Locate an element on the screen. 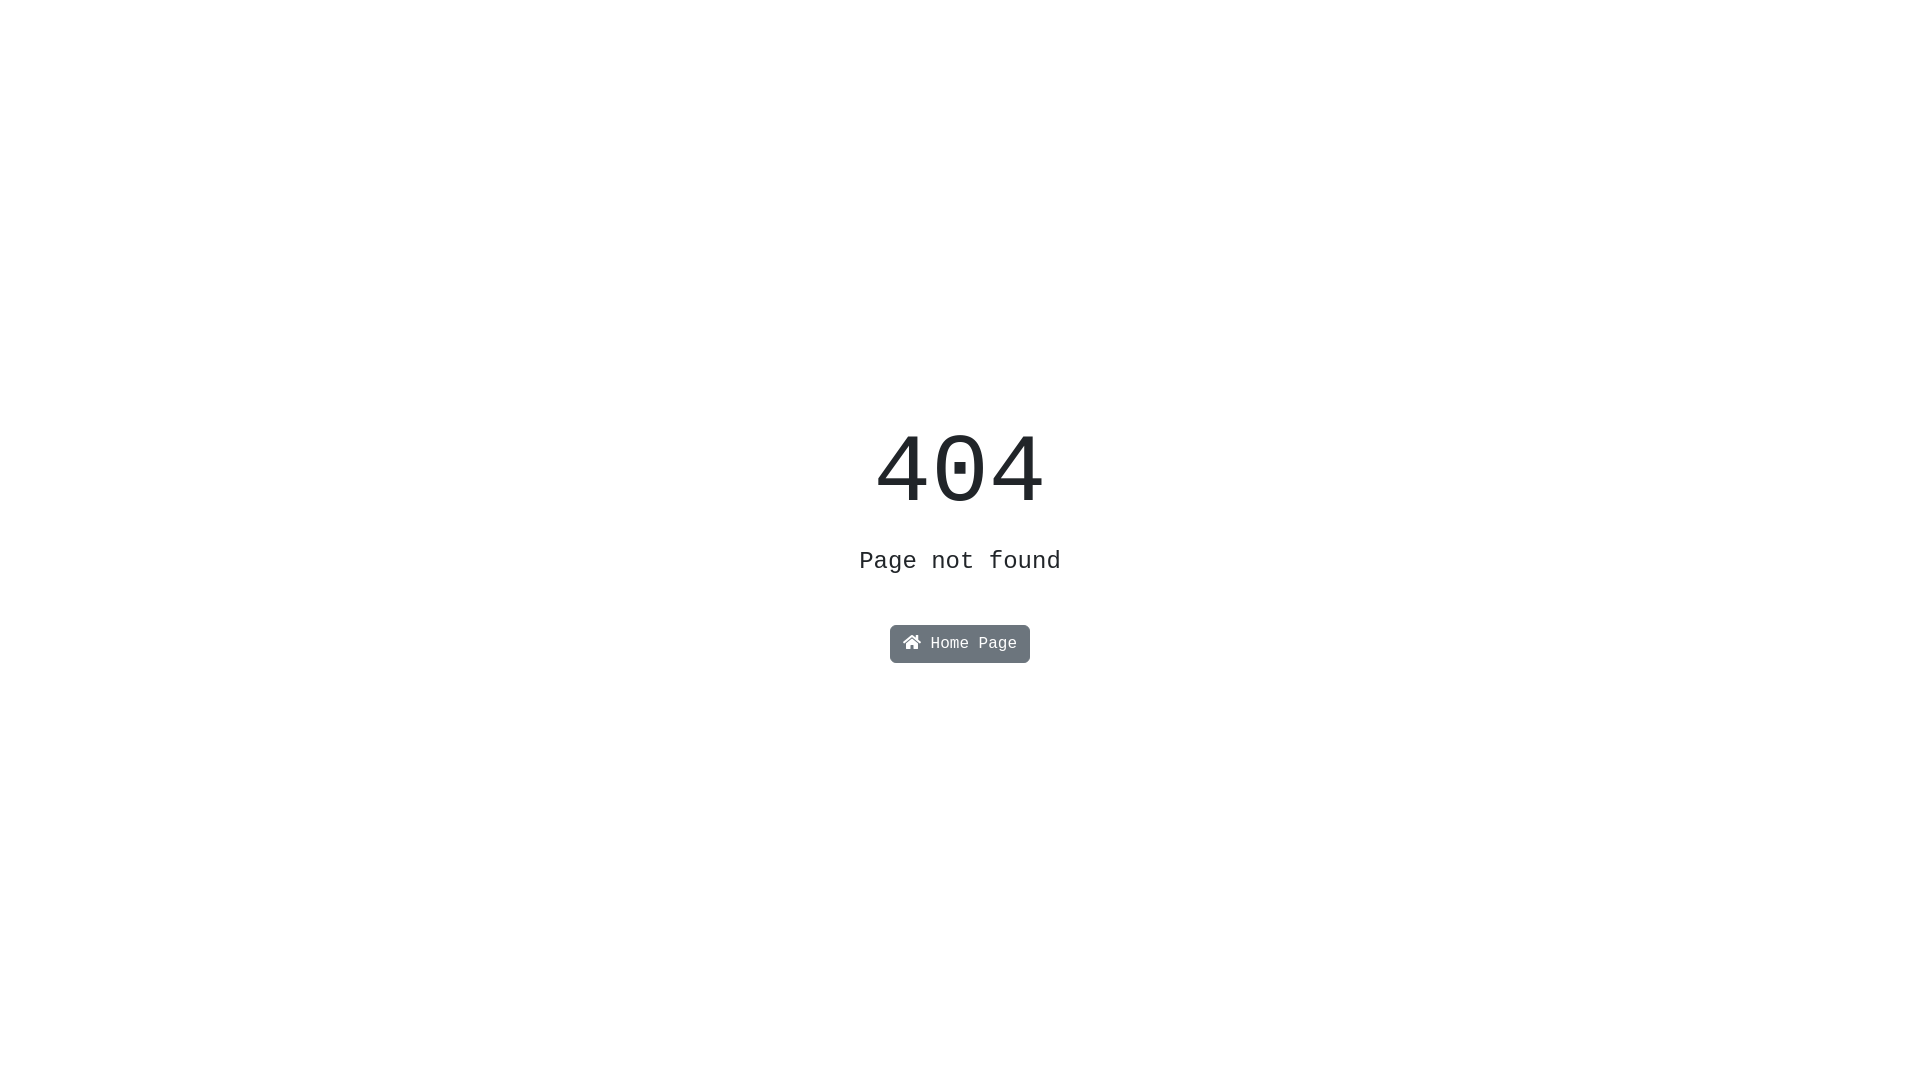  'Home Page' is located at coordinates (888, 644).